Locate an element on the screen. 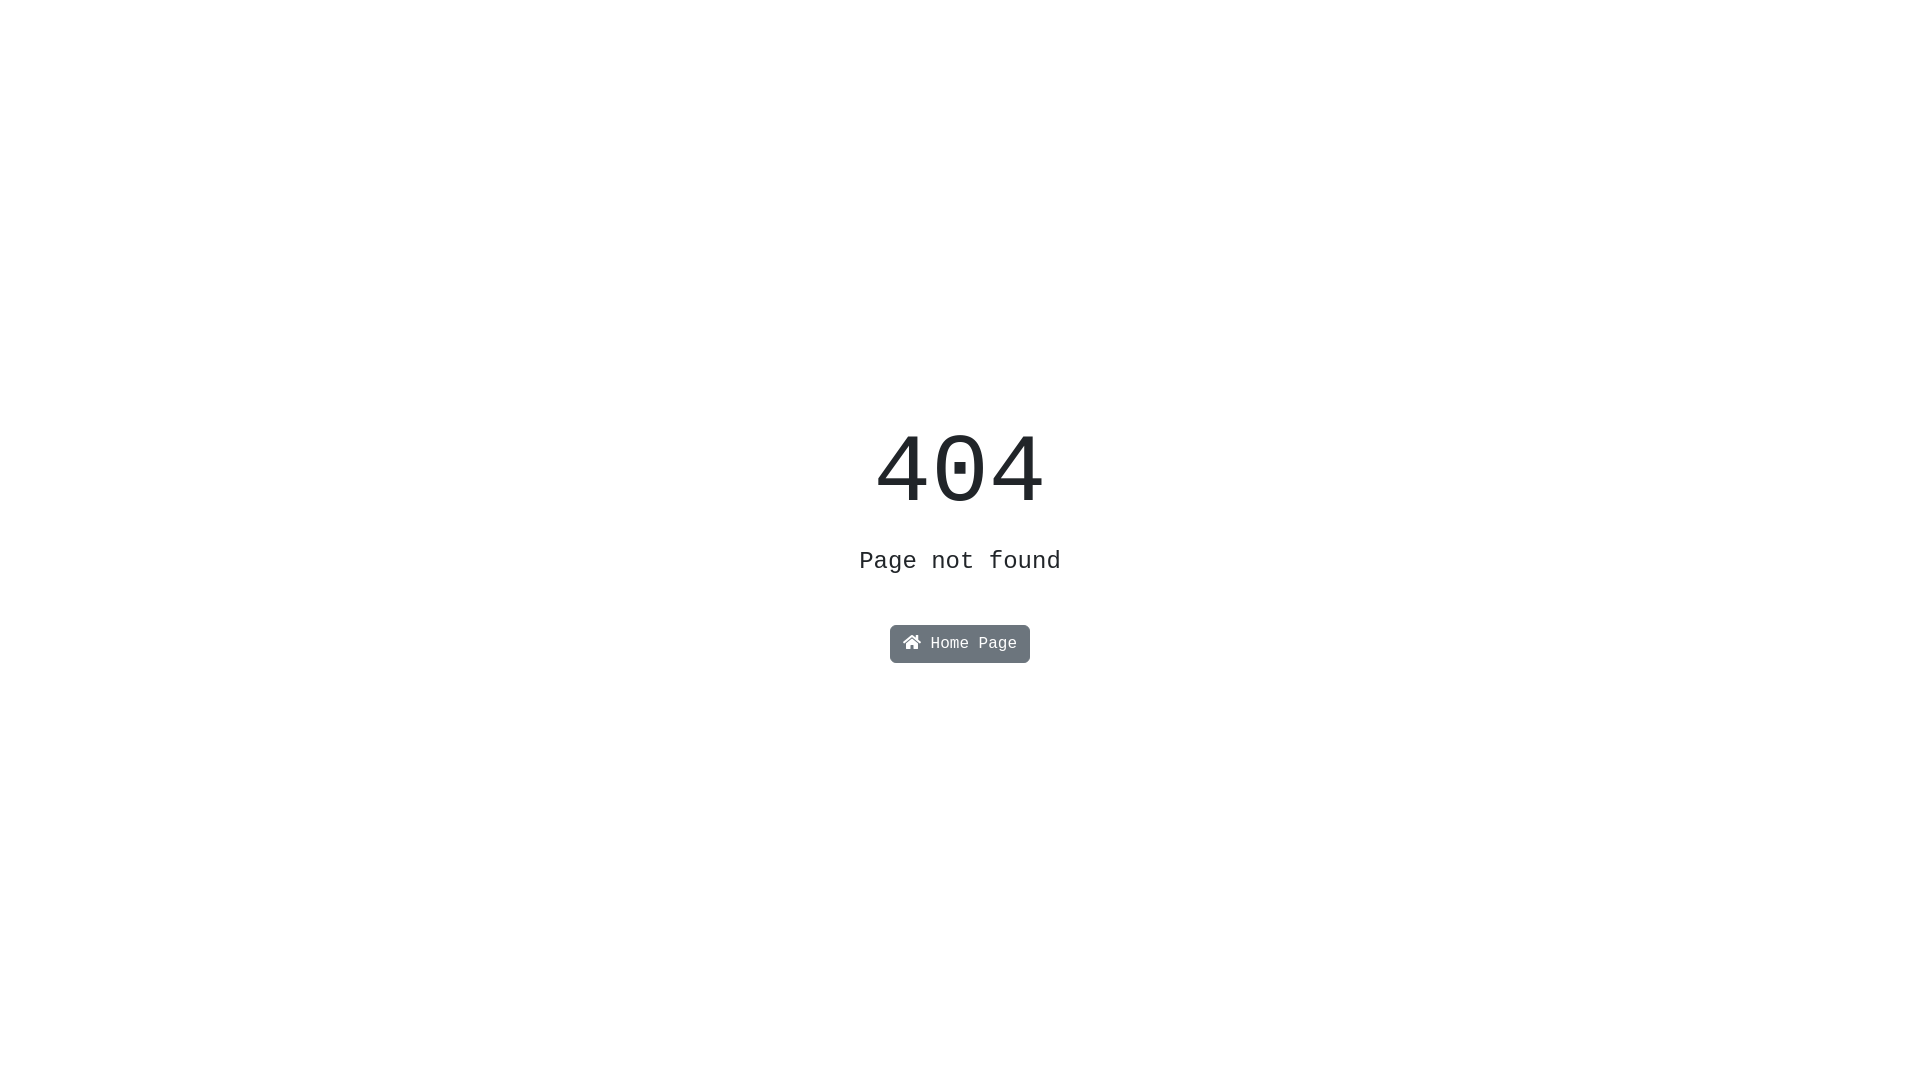  'Home Page' is located at coordinates (888, 644).